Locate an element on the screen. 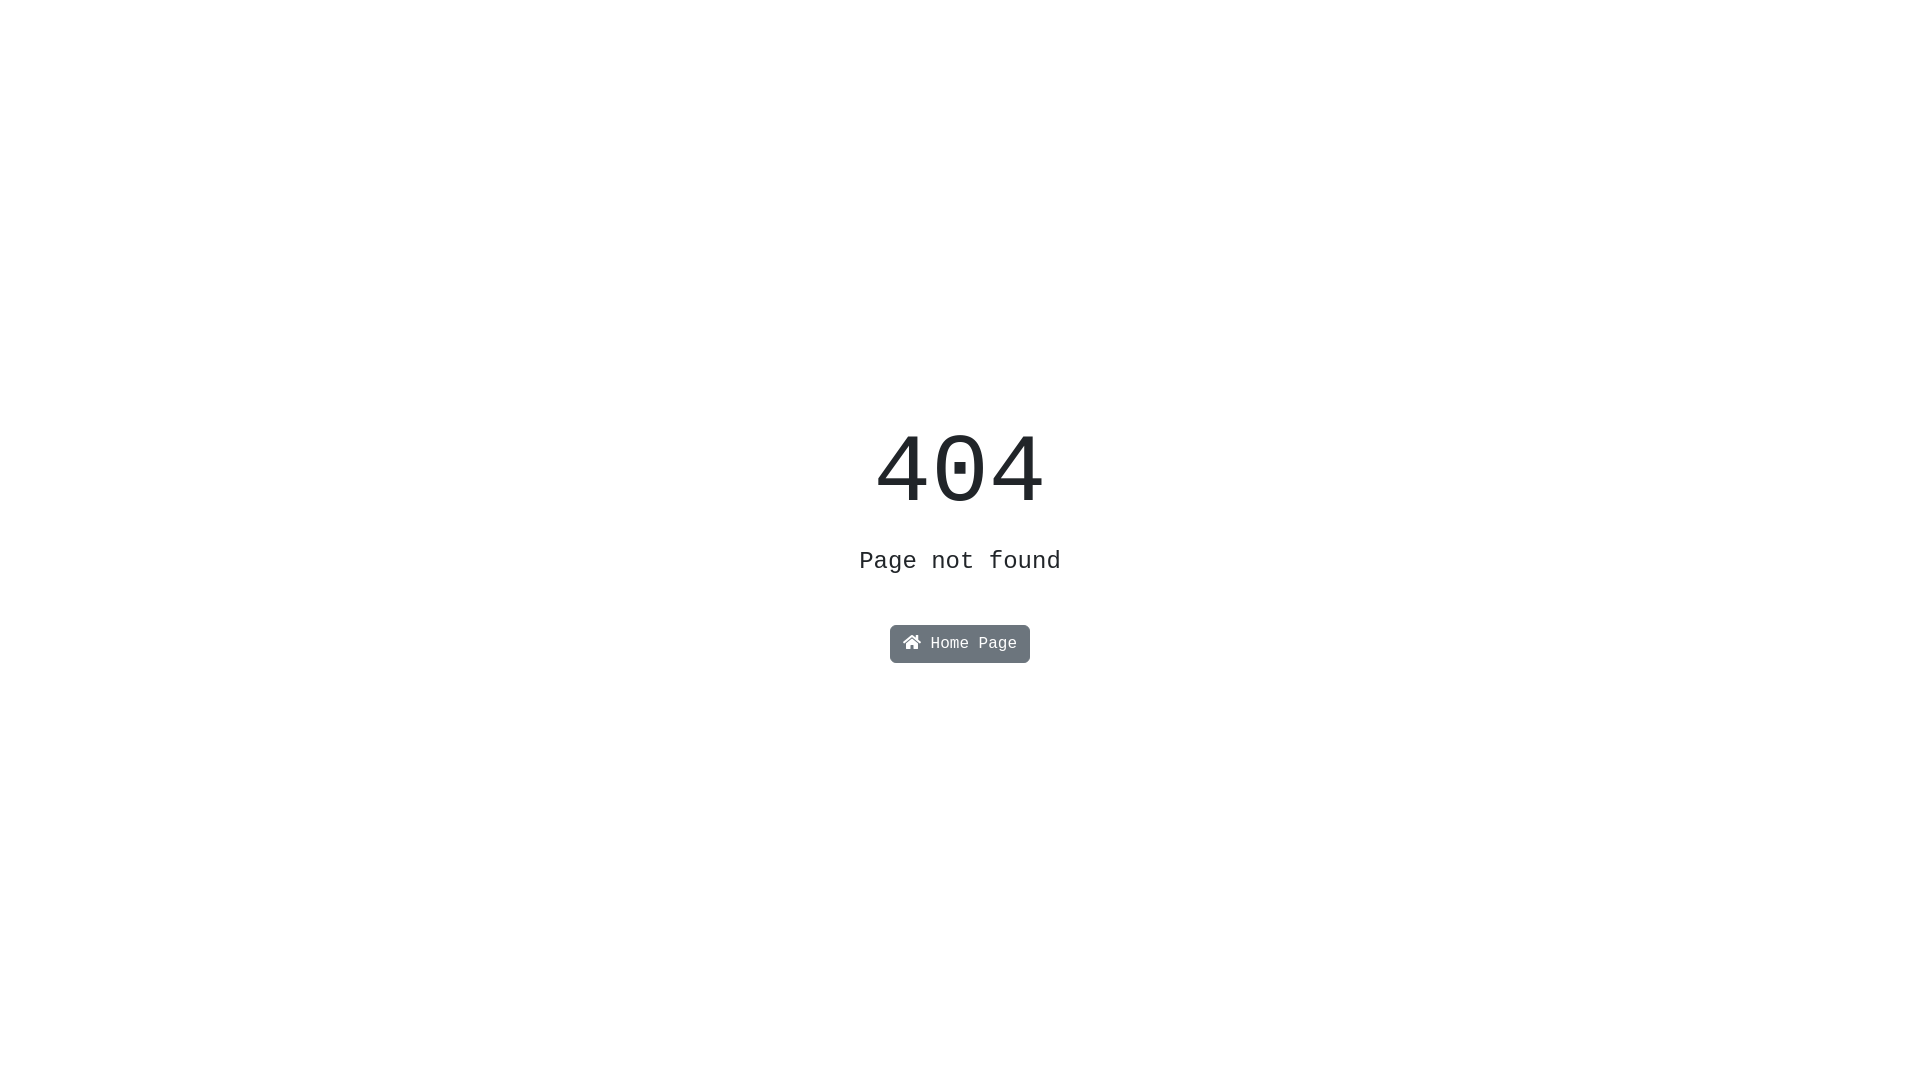  'Home Page' is located at coordinates (888, 644).